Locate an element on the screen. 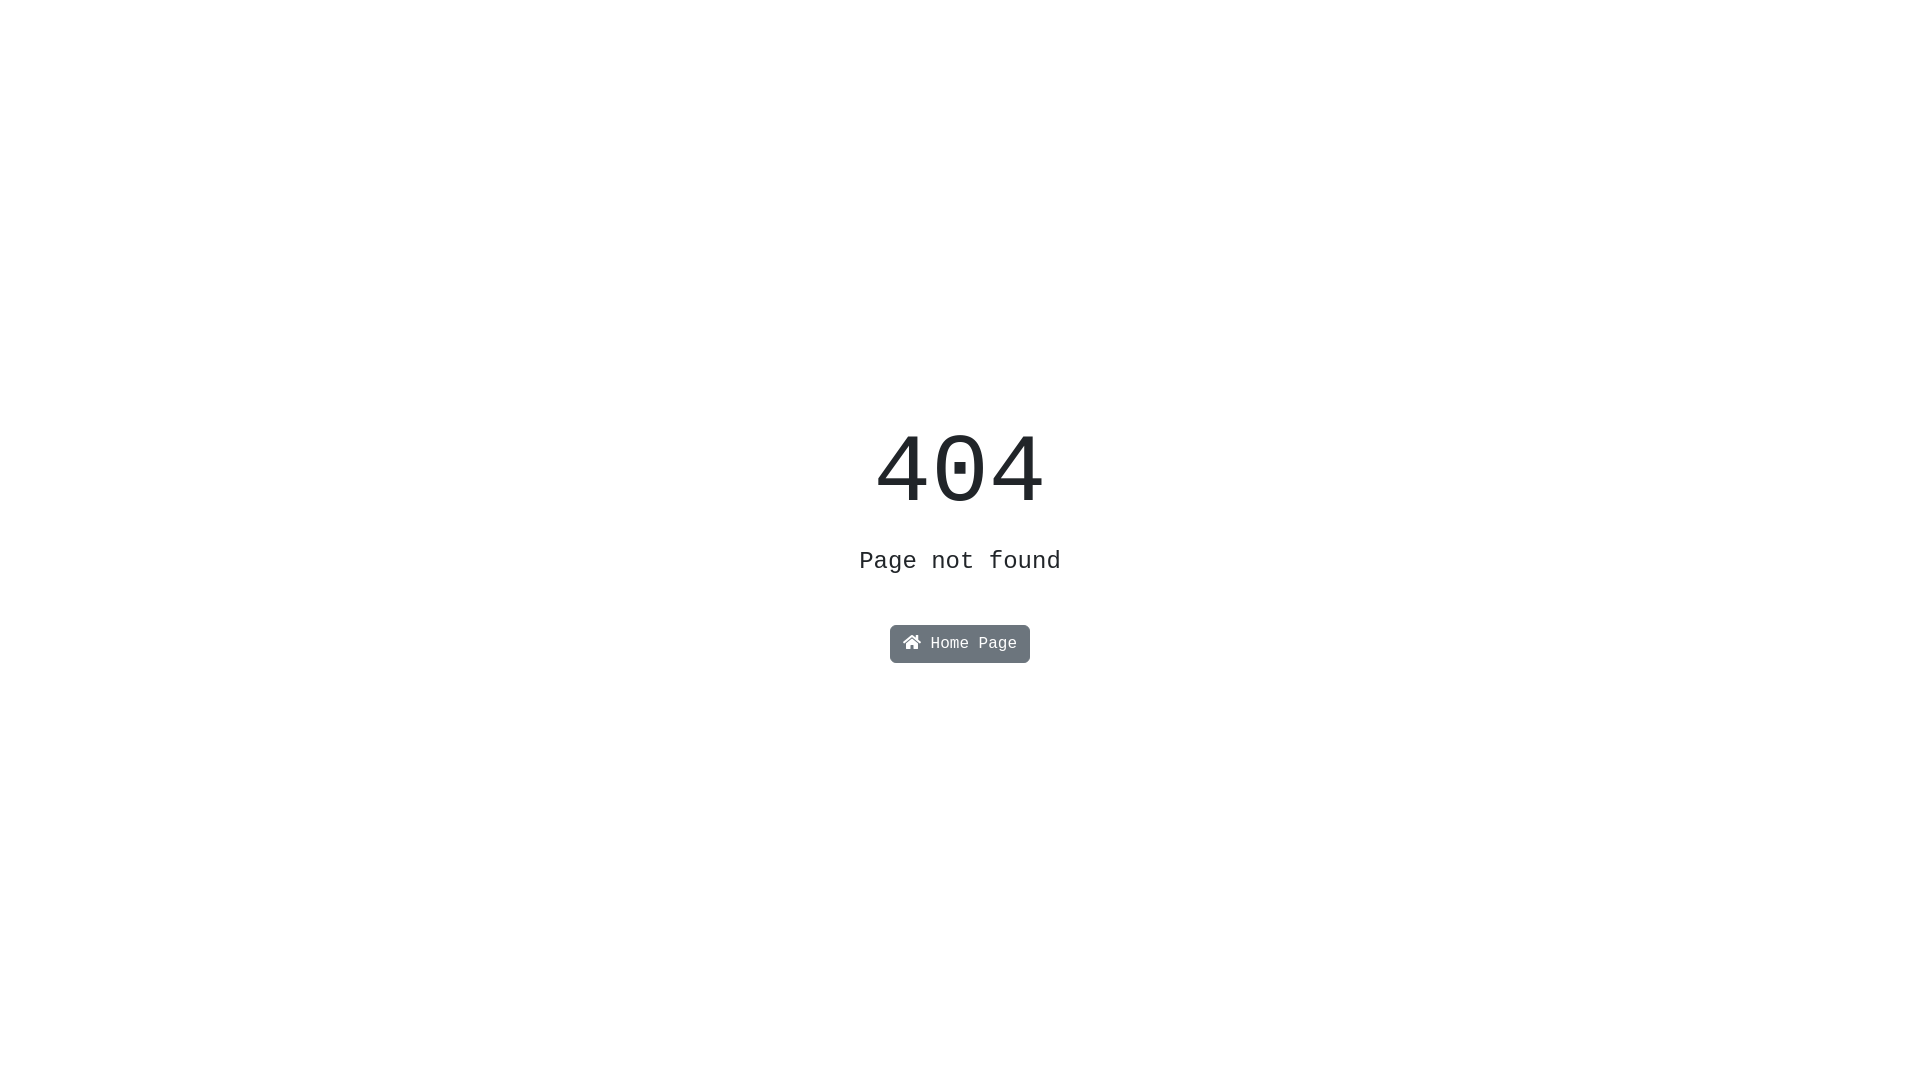  'Home Page' is located at coordinates (888, 644).